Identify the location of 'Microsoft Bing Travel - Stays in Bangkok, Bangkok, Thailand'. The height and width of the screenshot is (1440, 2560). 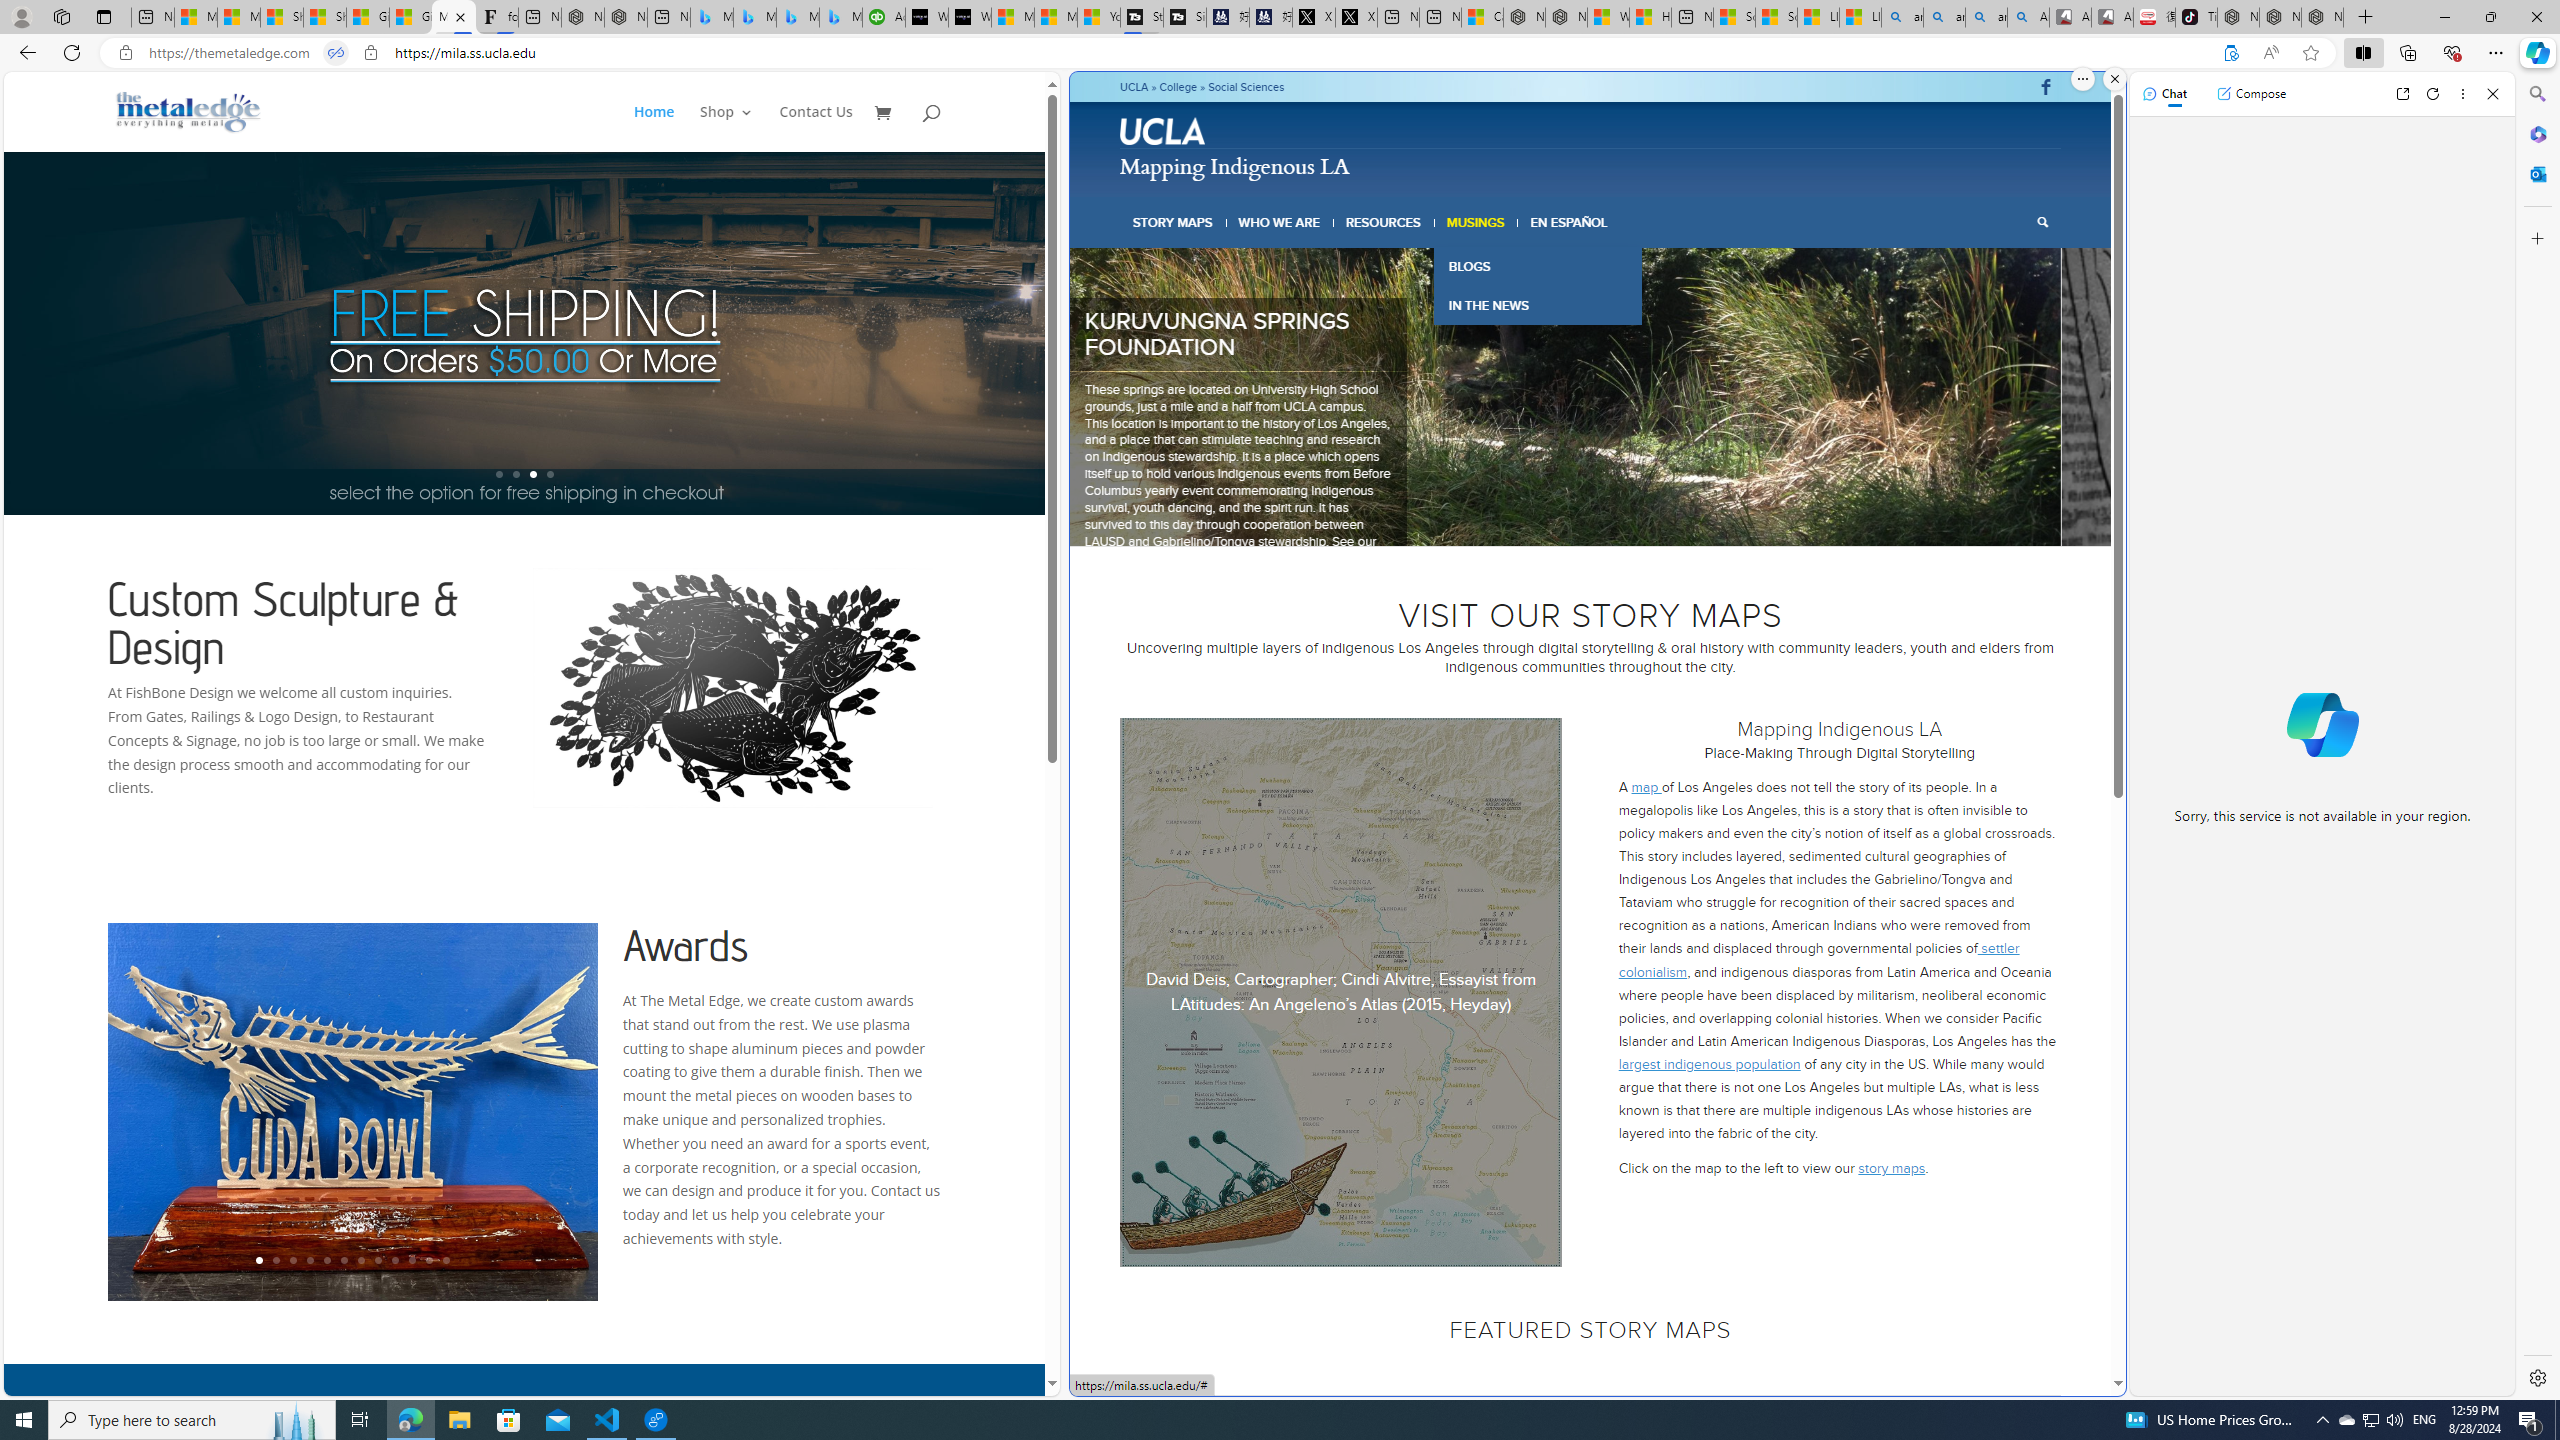
(754, 16).